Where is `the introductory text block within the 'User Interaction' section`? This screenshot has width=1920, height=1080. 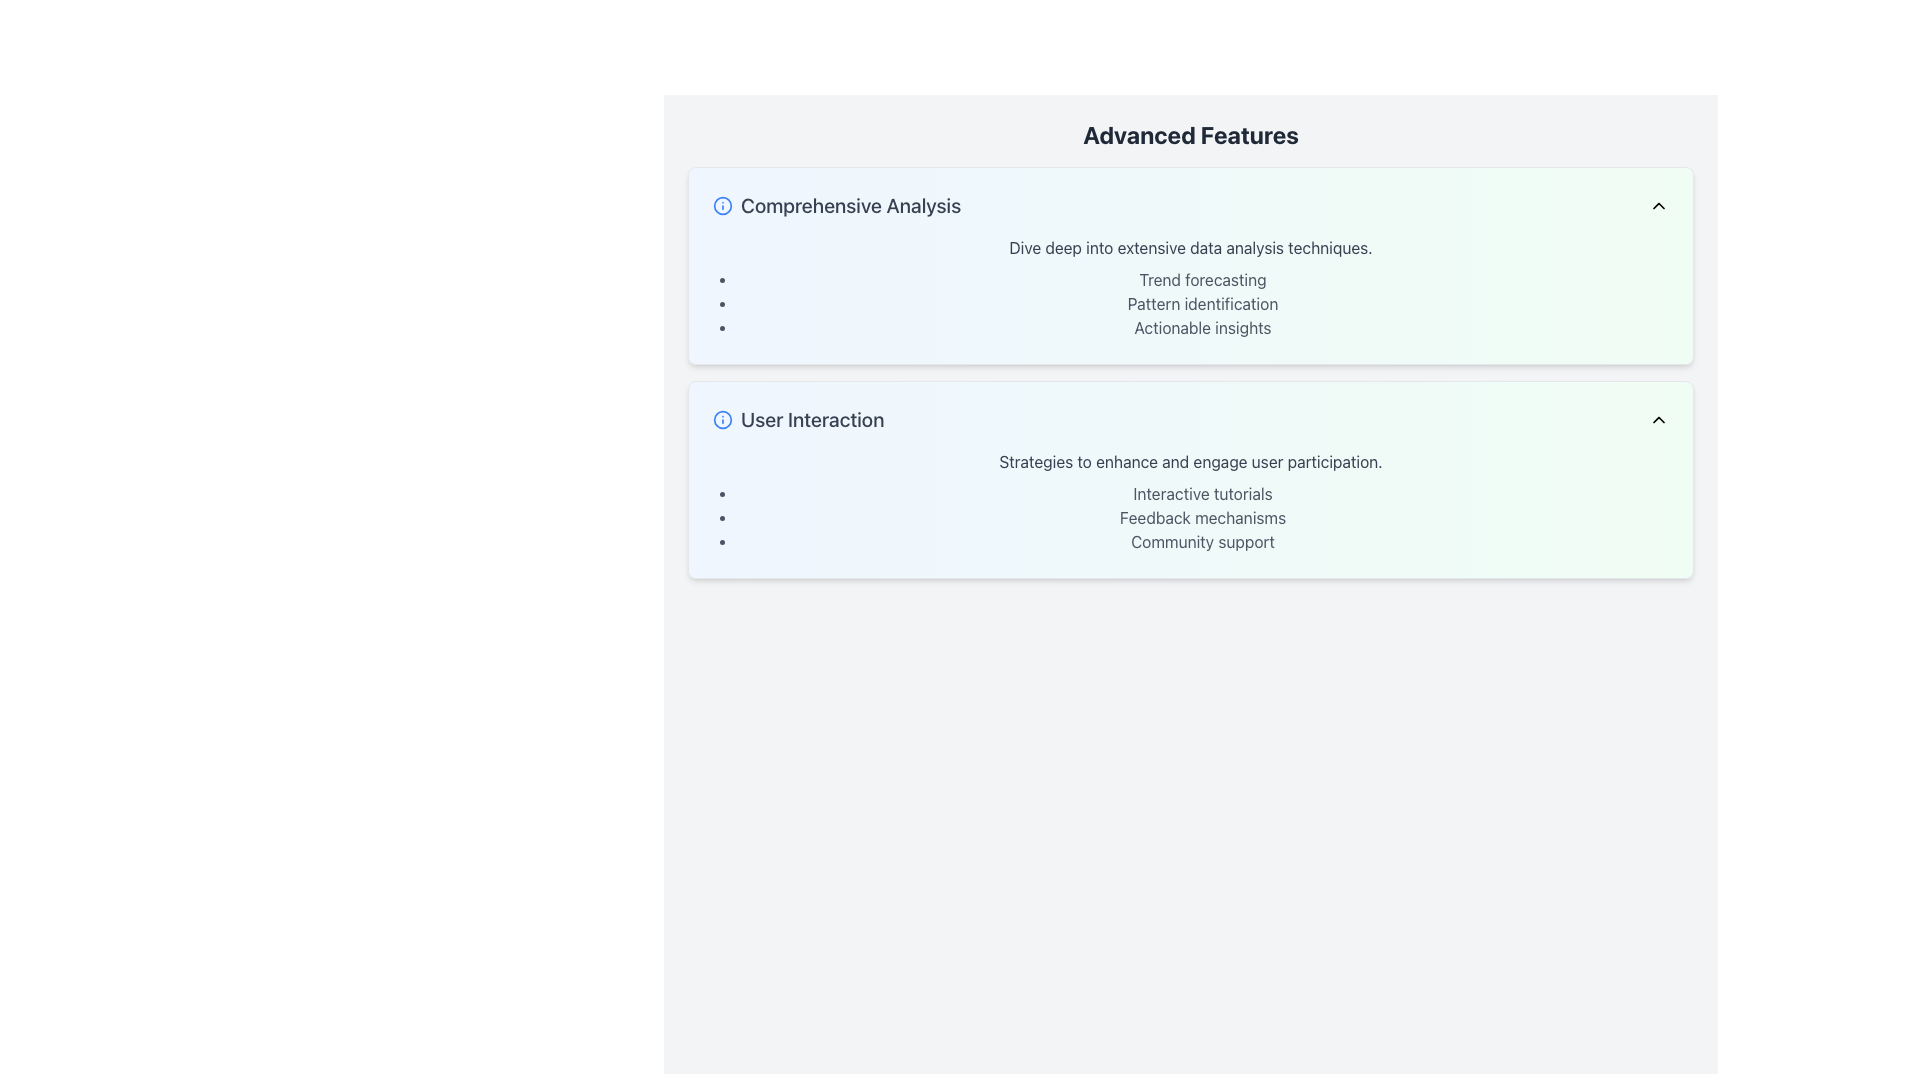
the introductory text block within the 'User Interaction' section is located at coordinates (1190, 462).